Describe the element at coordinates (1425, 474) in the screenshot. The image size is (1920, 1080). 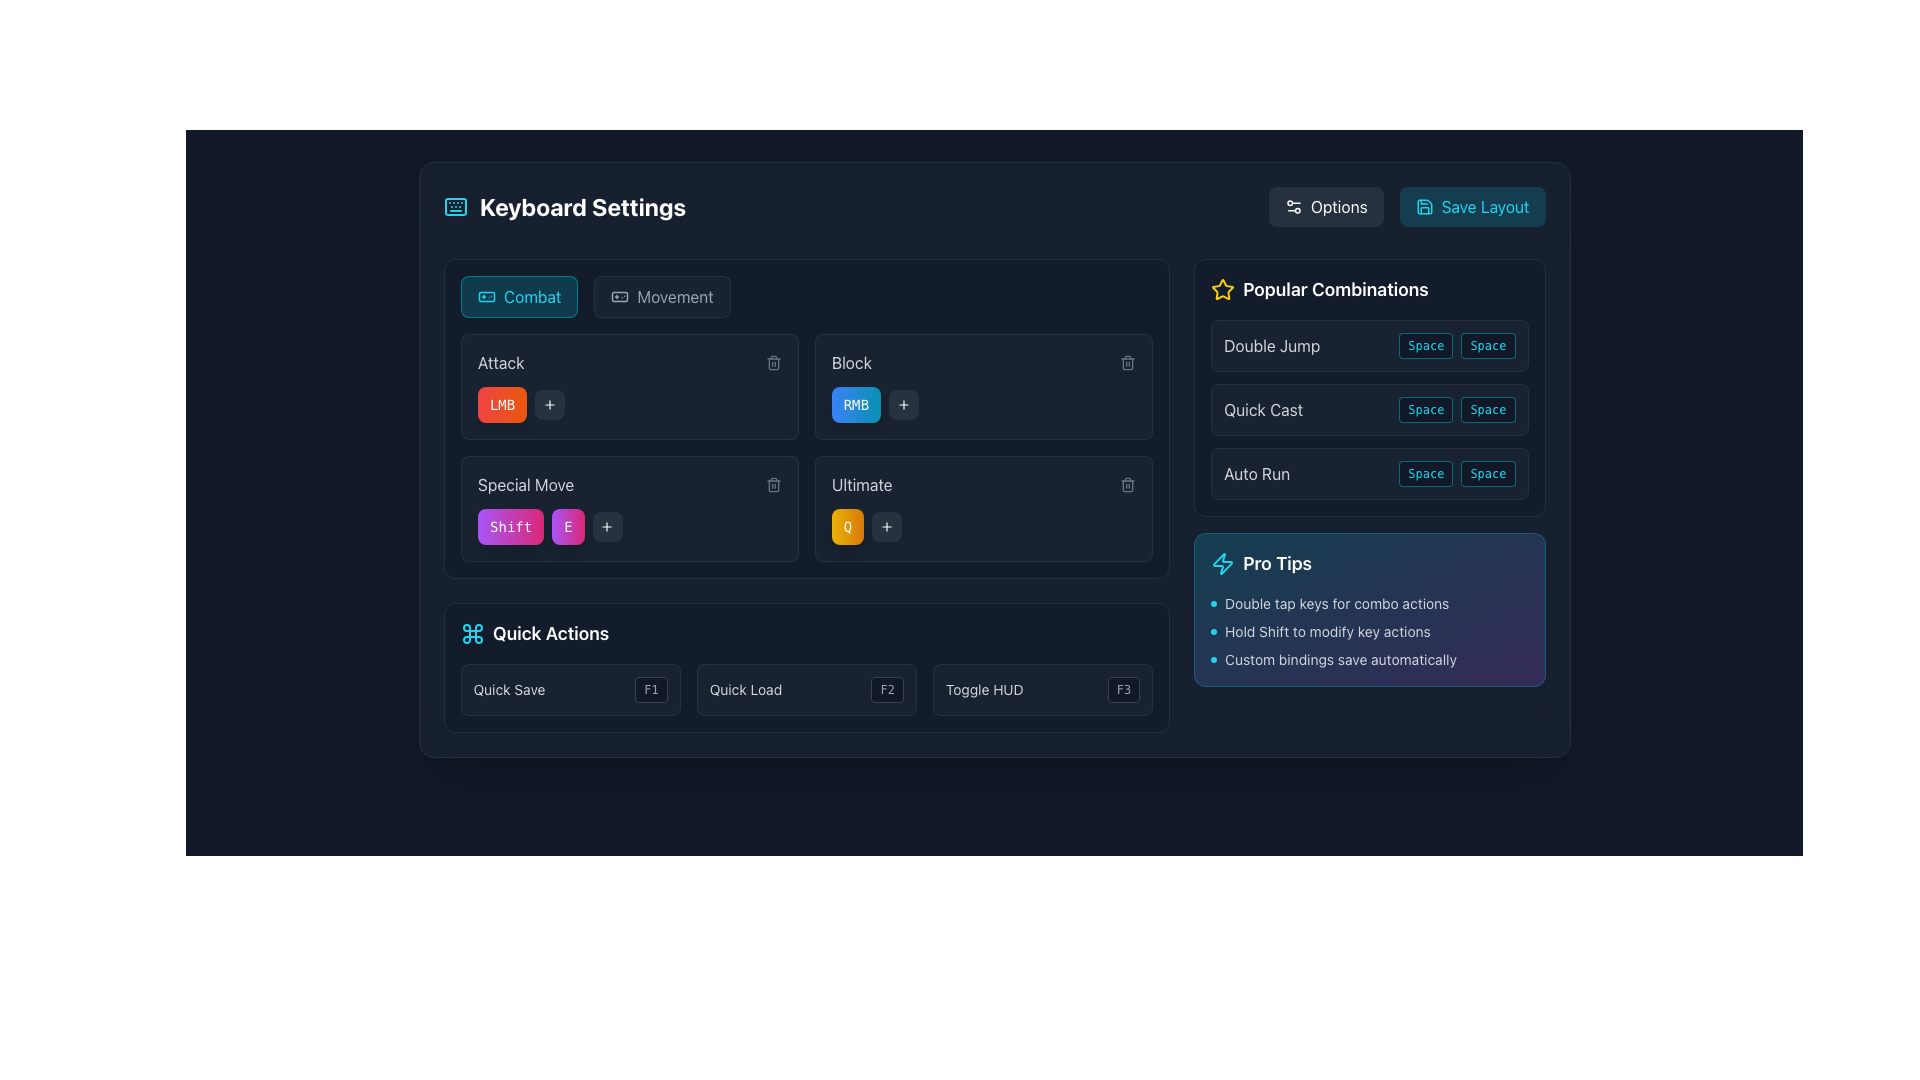
I see `the 'Space' button in the 'Popular Combinations' column, which represents the key binding for 'Auto Run'` at that location.